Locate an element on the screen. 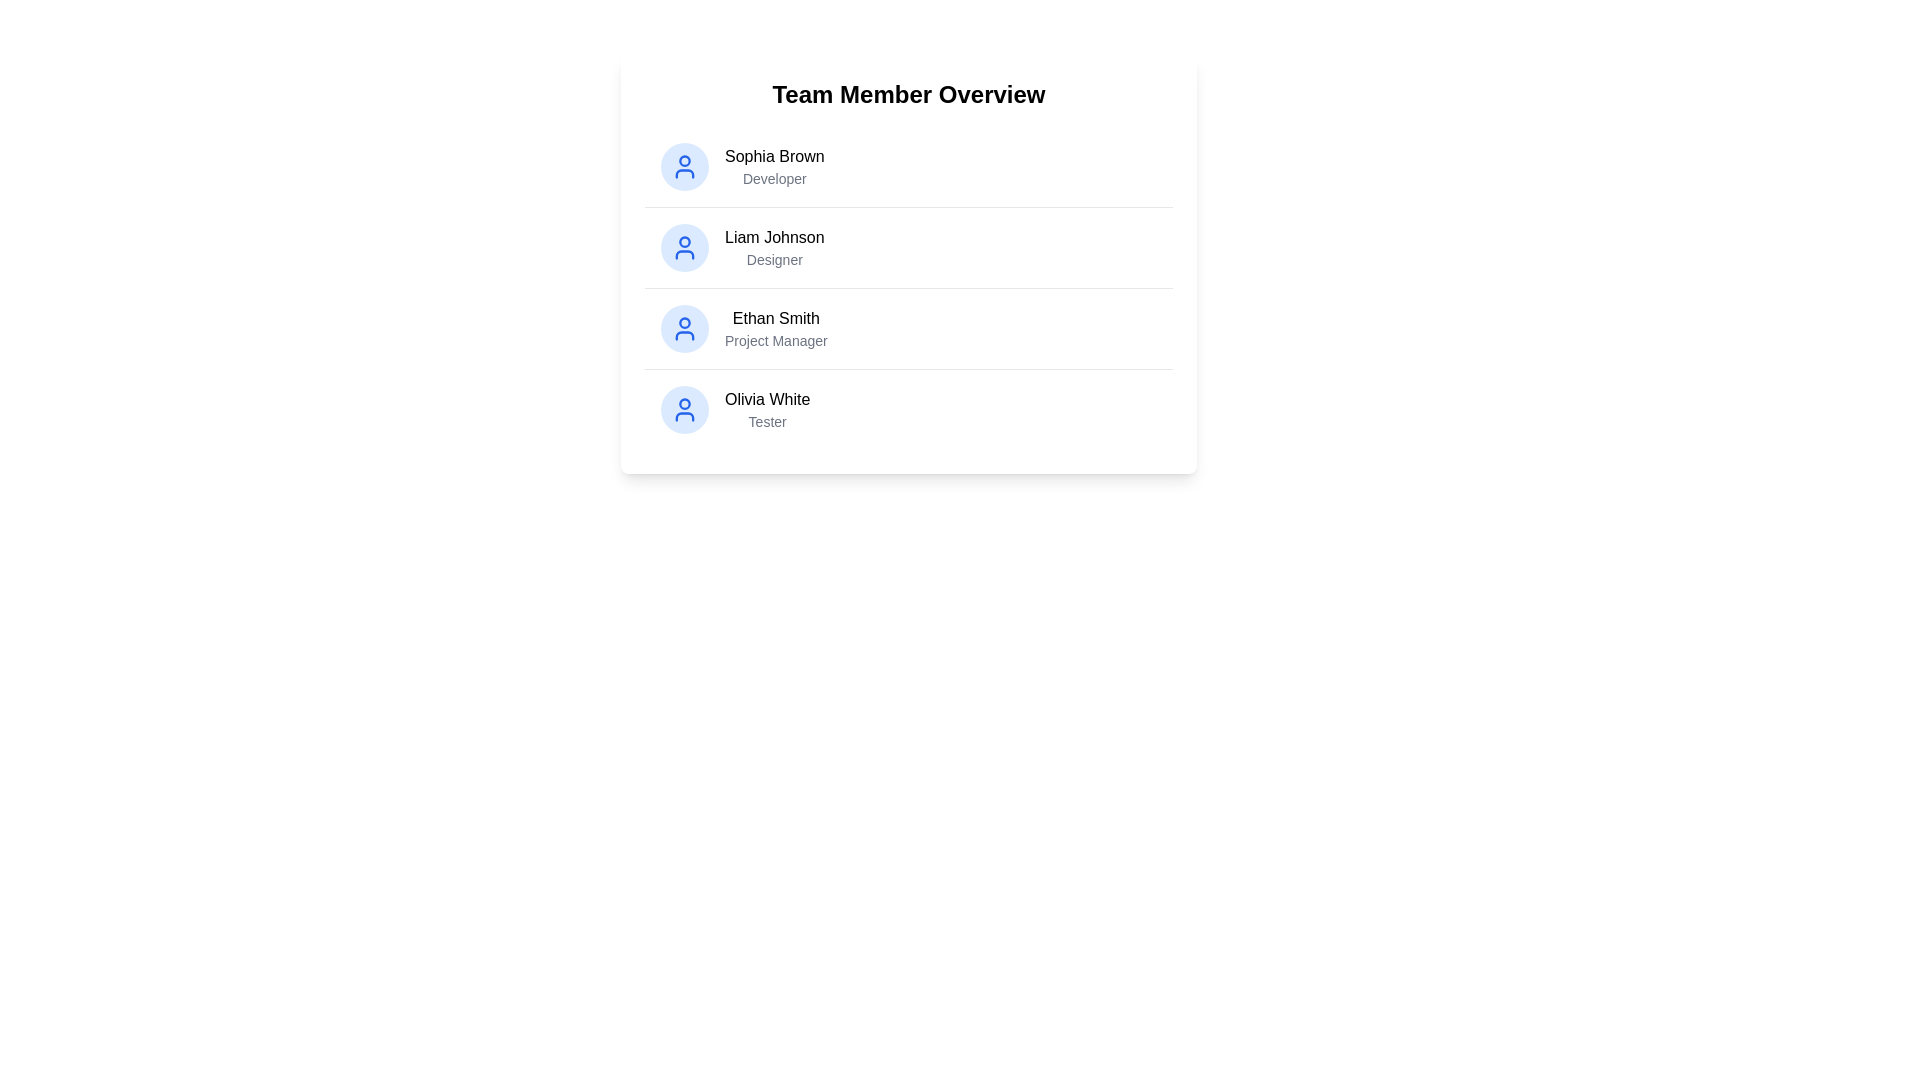 This screenshot has height=1080, width=1920. the user icon representing Ethan Smith, located in a circular badge next to his name and title is located at coordinates (685, 327).